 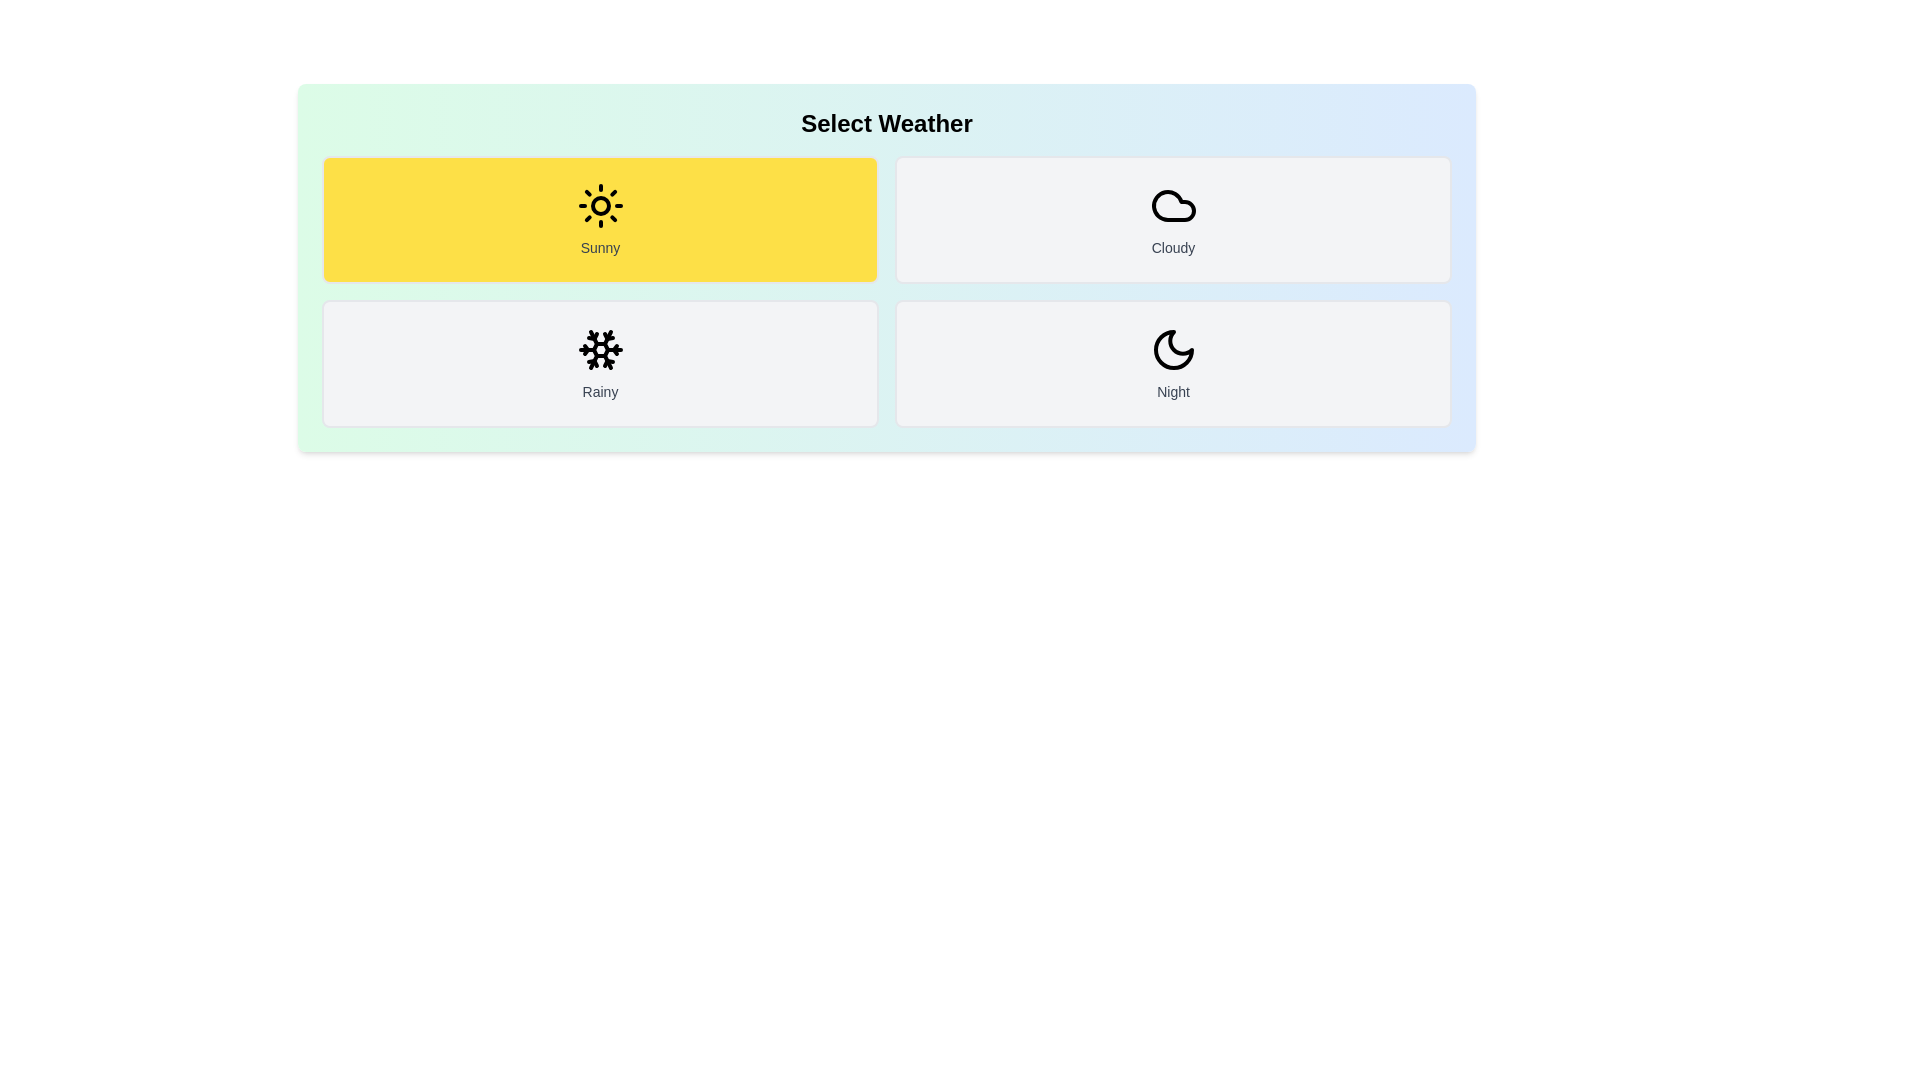 What do you see at coordinates (599, 363) in the screenshot?
I see `the weather button labeled Rainy to observe its visual feedback` at bounding box center [599, 363].